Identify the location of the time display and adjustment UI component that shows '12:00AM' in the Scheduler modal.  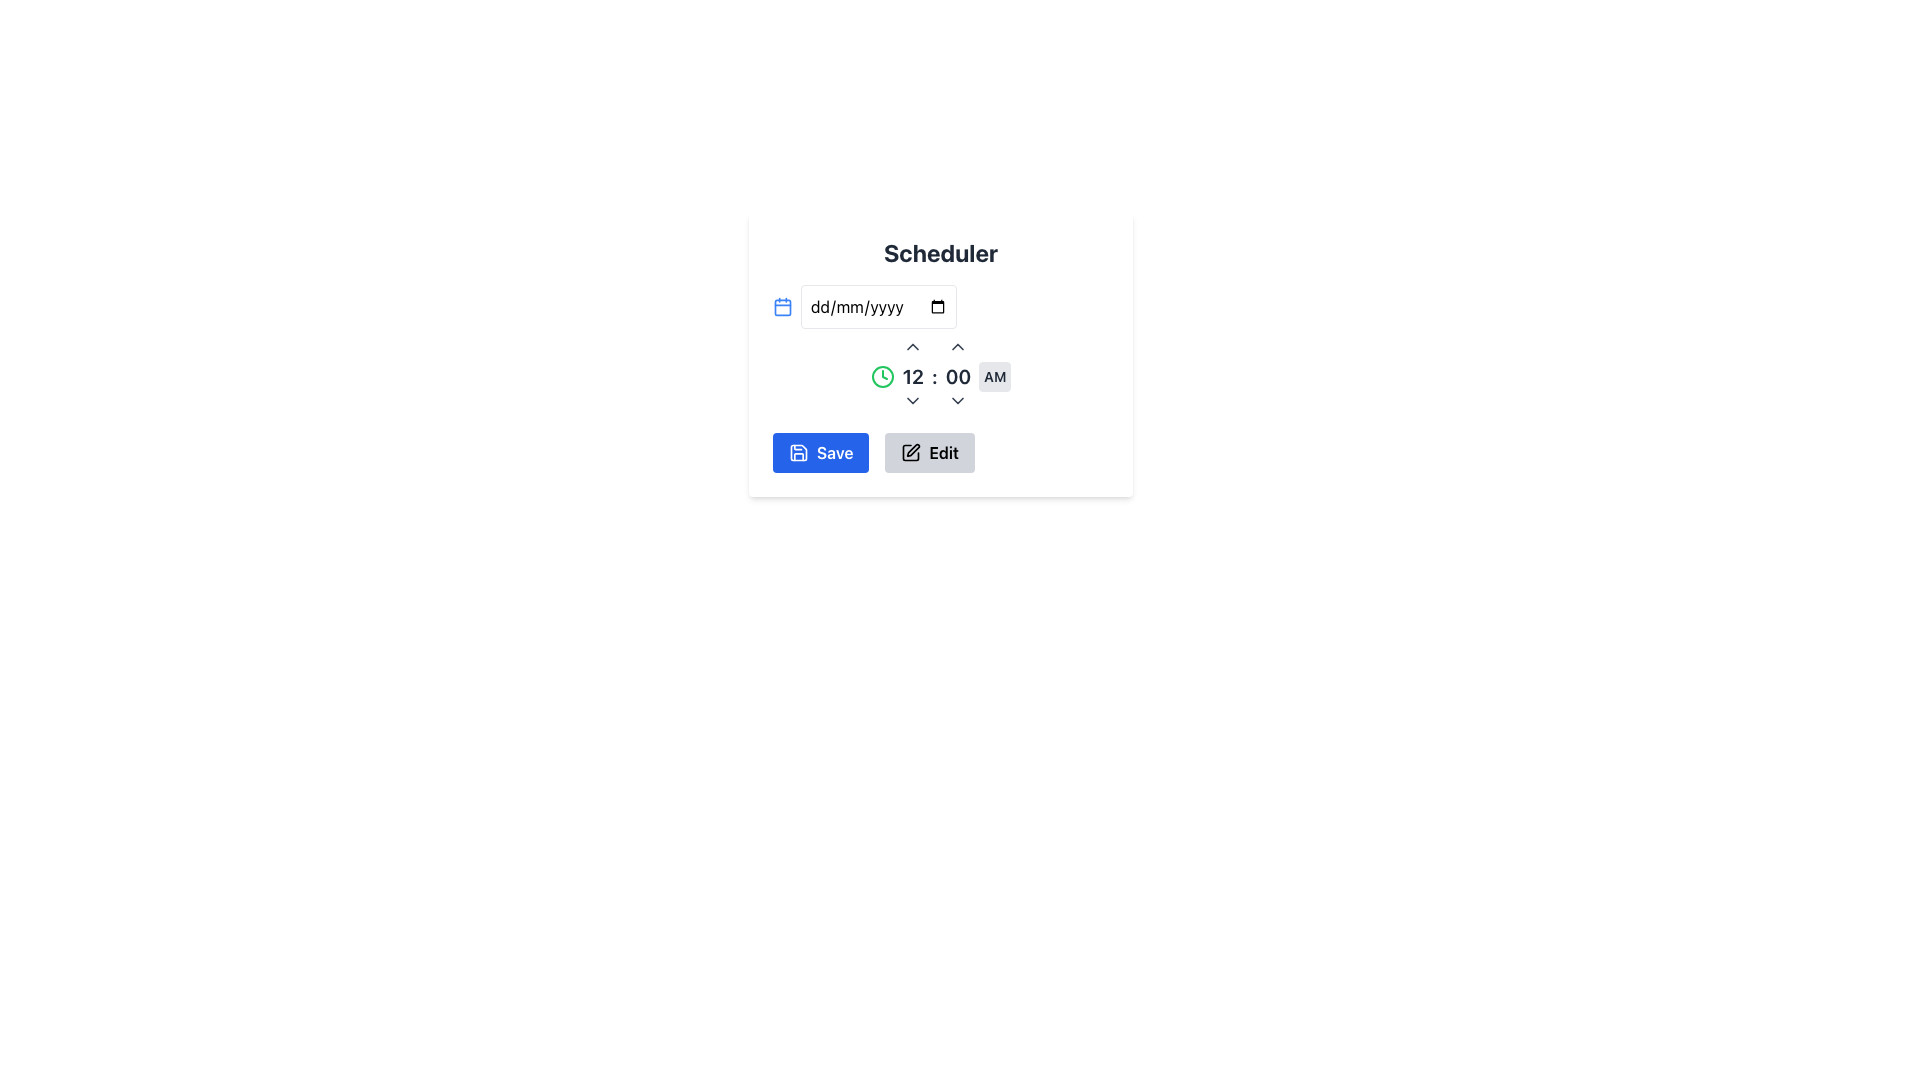
(939, 350).